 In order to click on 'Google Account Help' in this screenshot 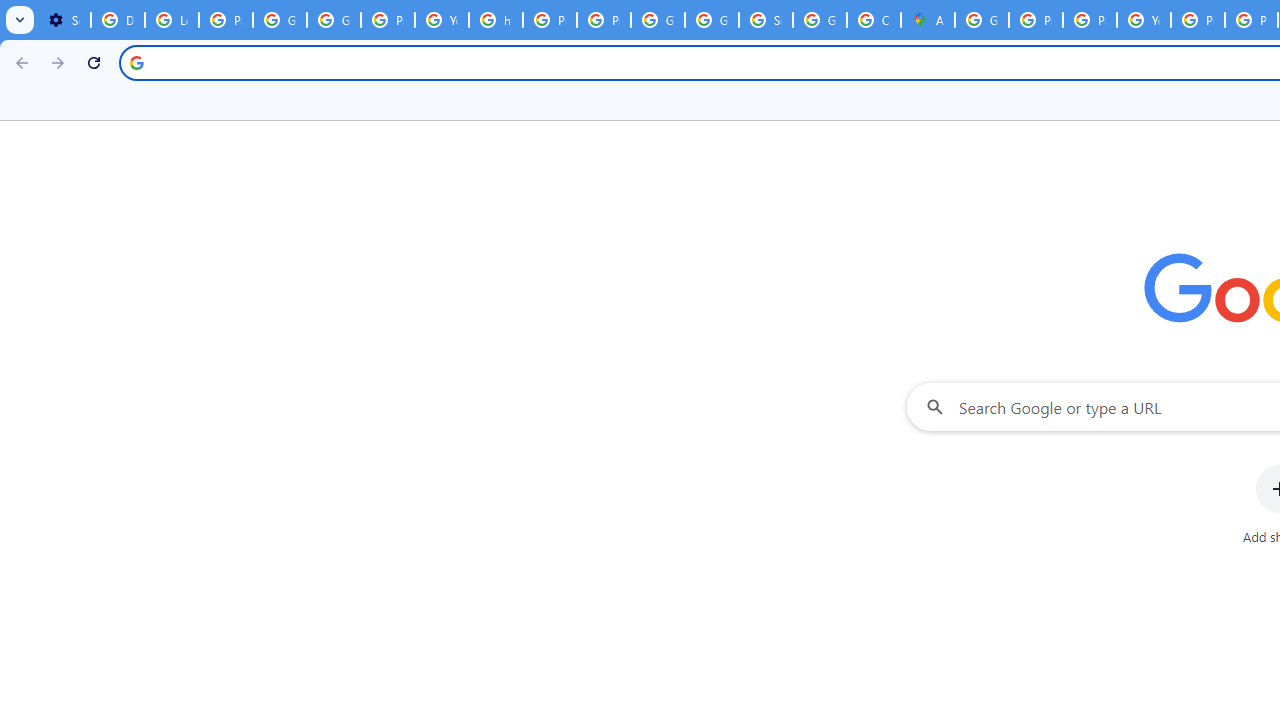, I will do `click(279, 20)`.